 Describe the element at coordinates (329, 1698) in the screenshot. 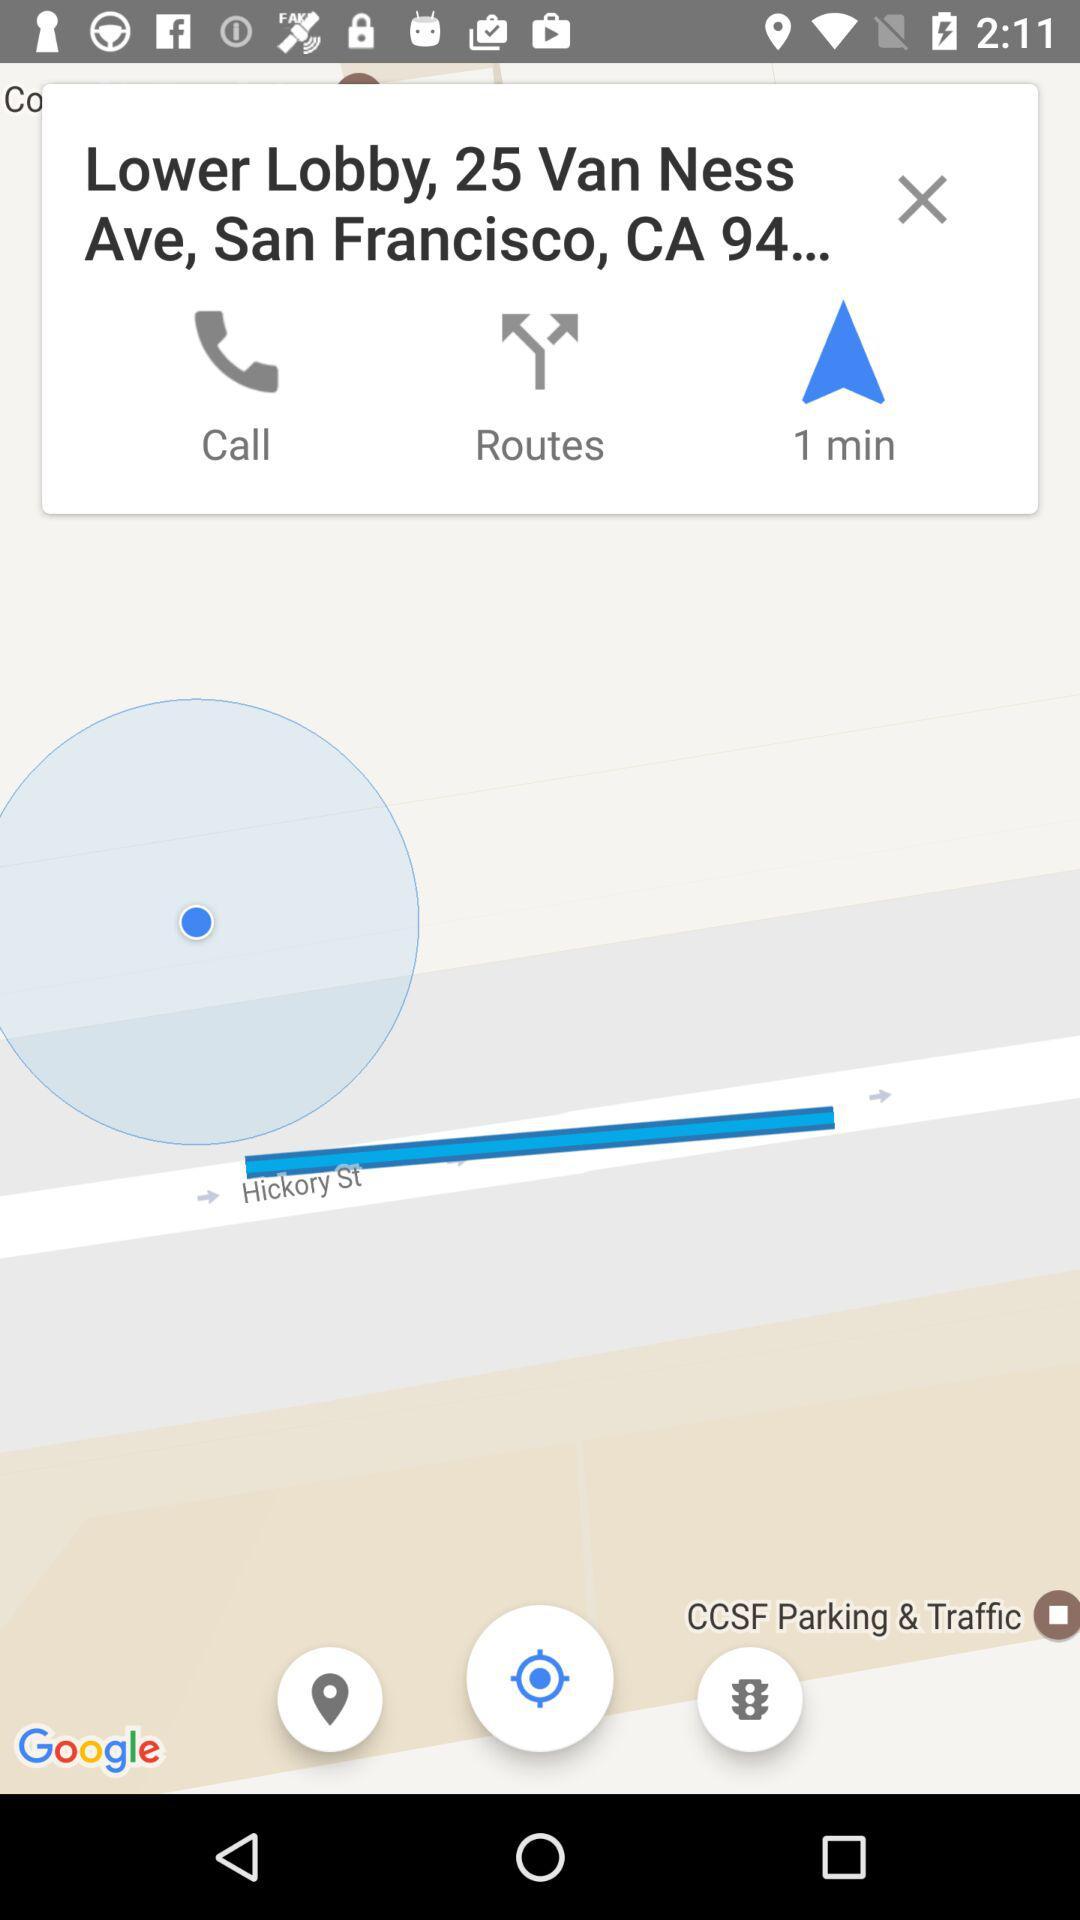

I see `show destination` at that location.